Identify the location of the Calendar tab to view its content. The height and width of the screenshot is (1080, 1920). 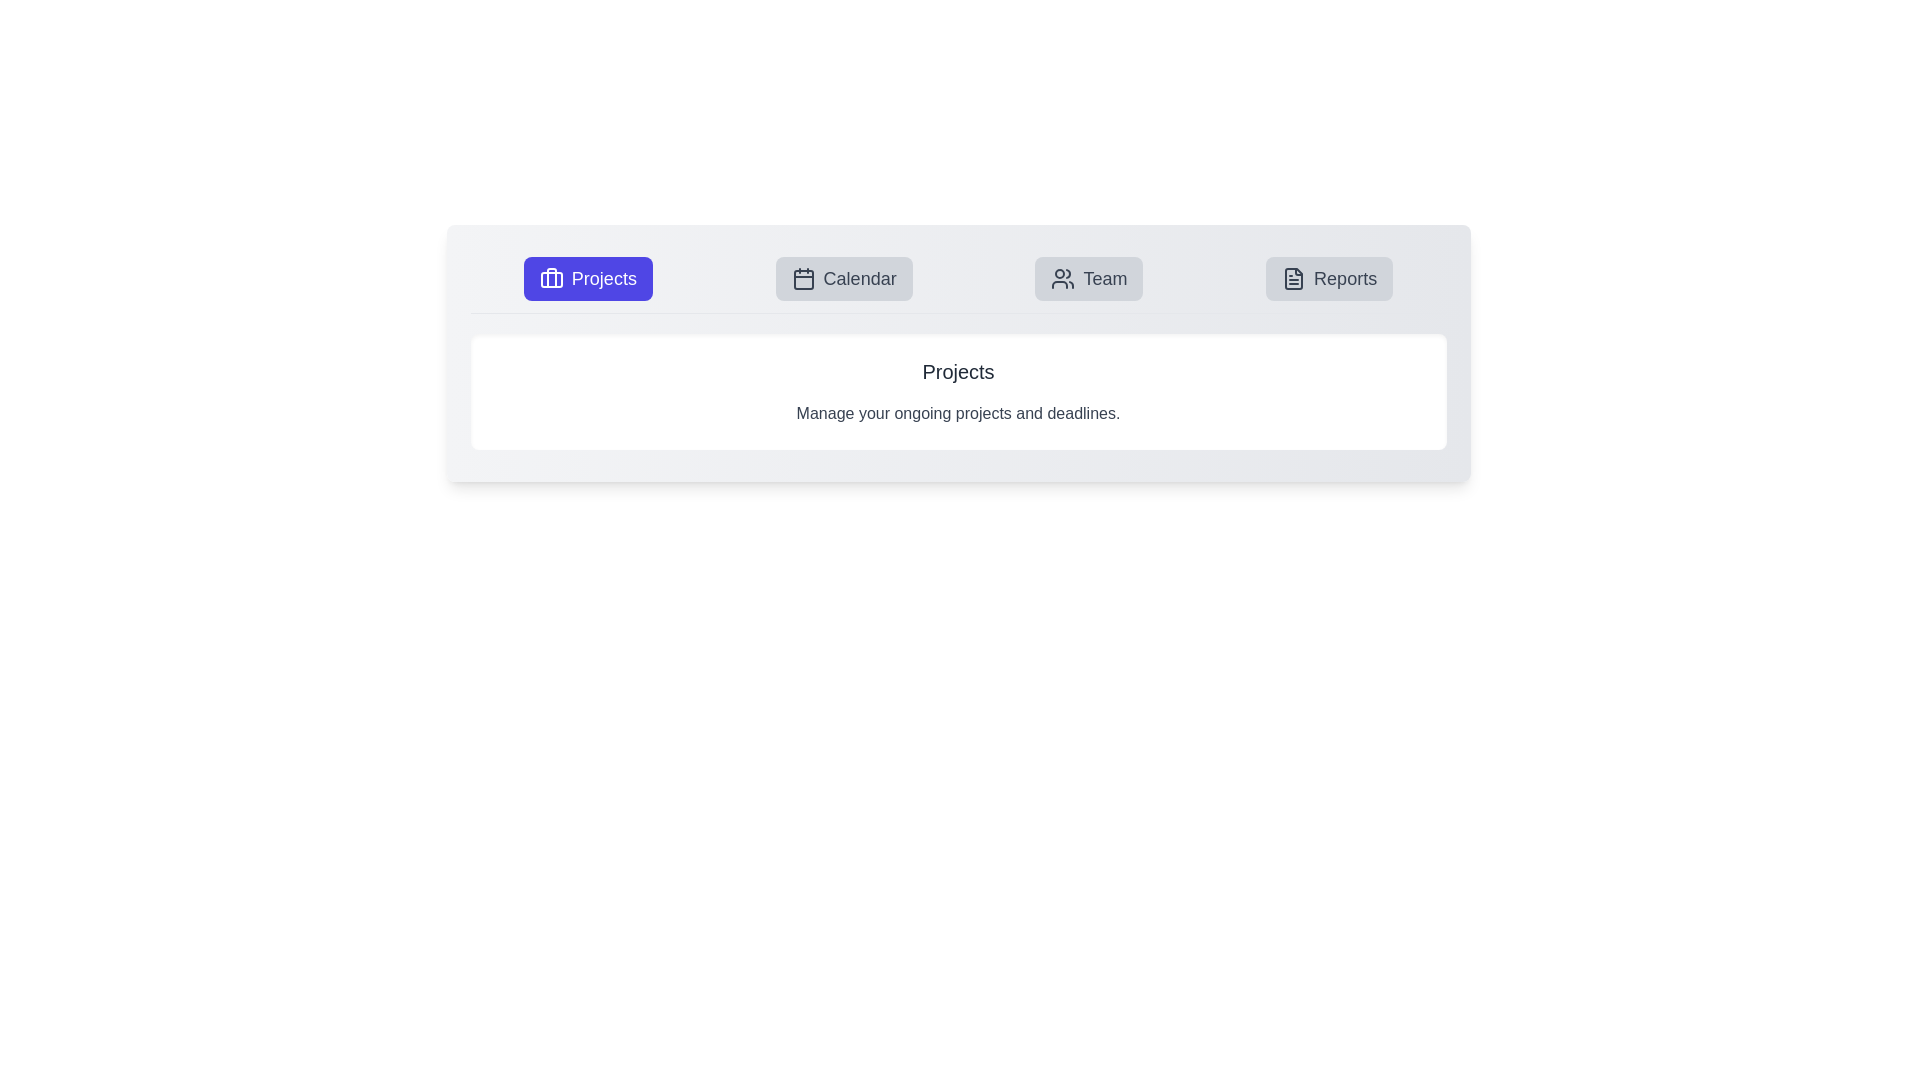
(844, 278).